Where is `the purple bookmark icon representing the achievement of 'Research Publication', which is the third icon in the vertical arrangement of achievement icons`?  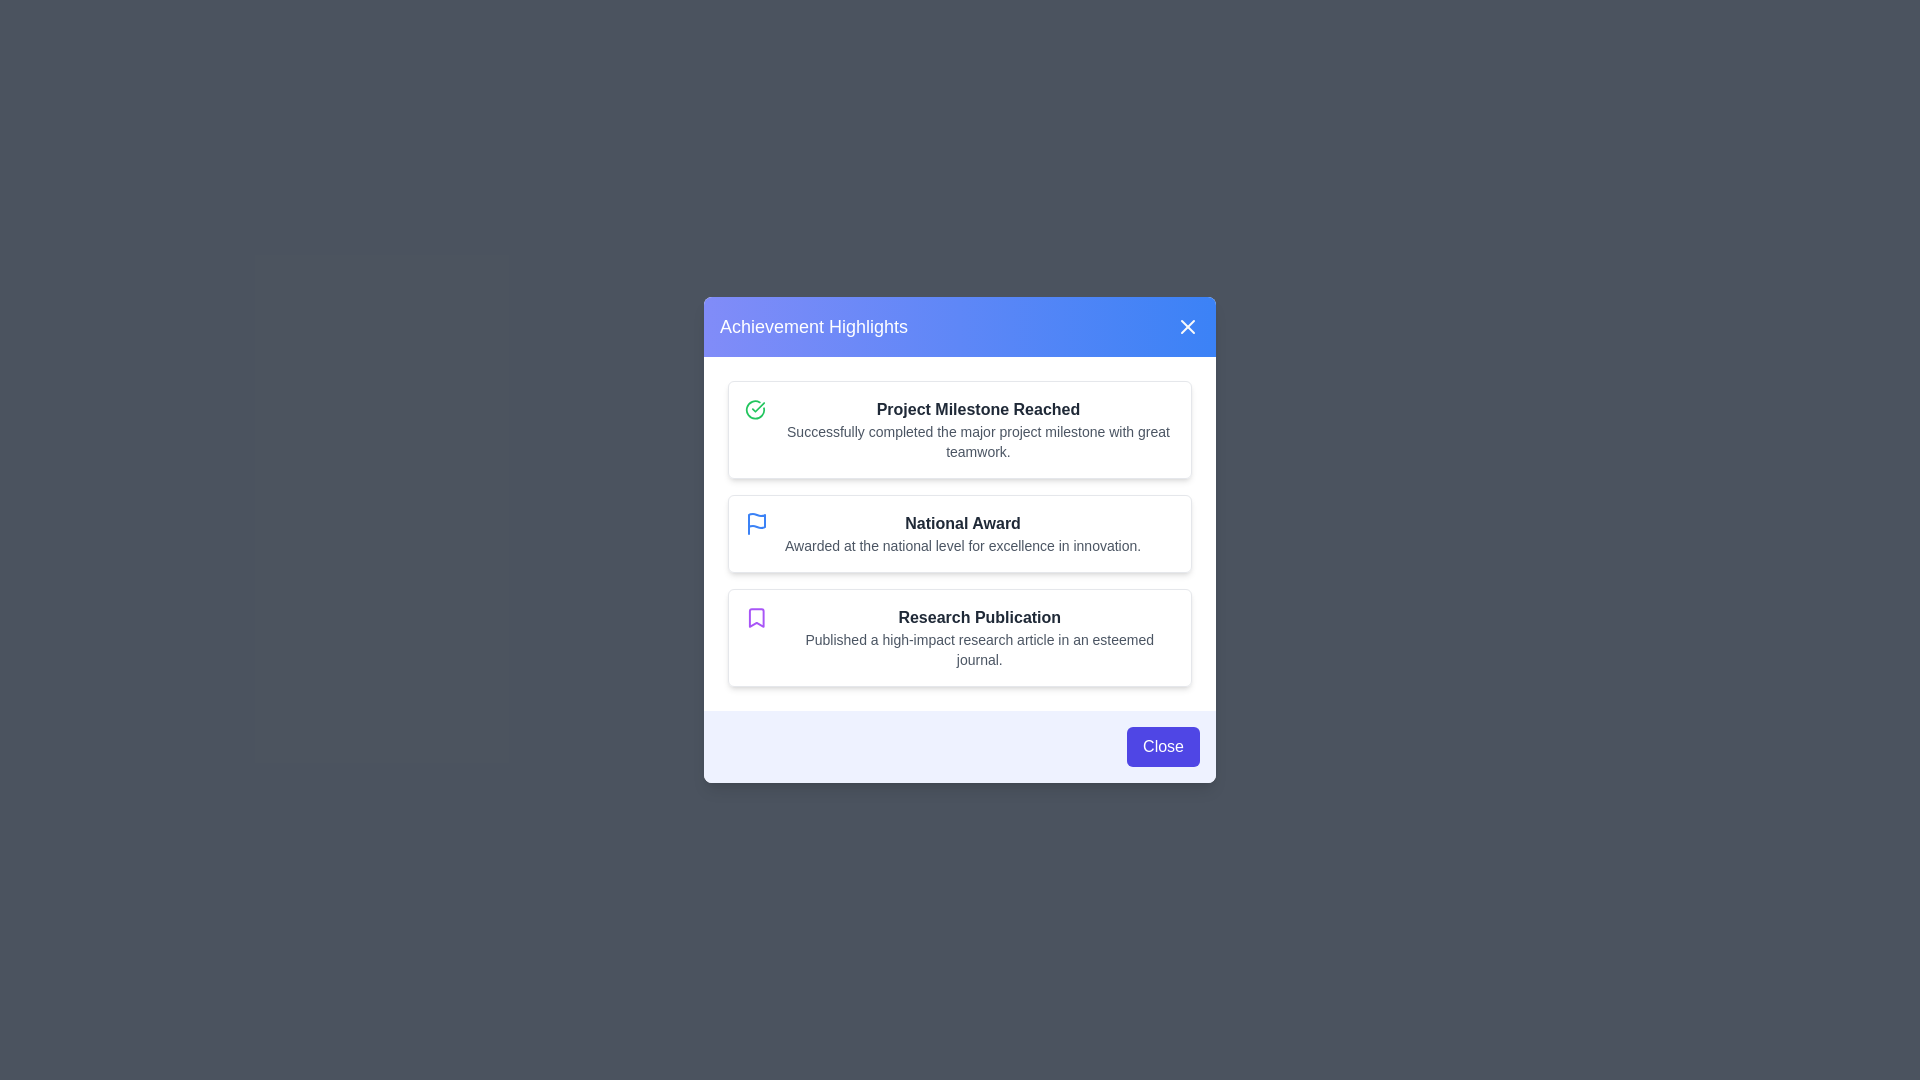 the purple bookmark icon representing the achievement of 'Research Publication', which is the third icon in the vertical arrangement of achievement icons is located at coordinates (755, 616).